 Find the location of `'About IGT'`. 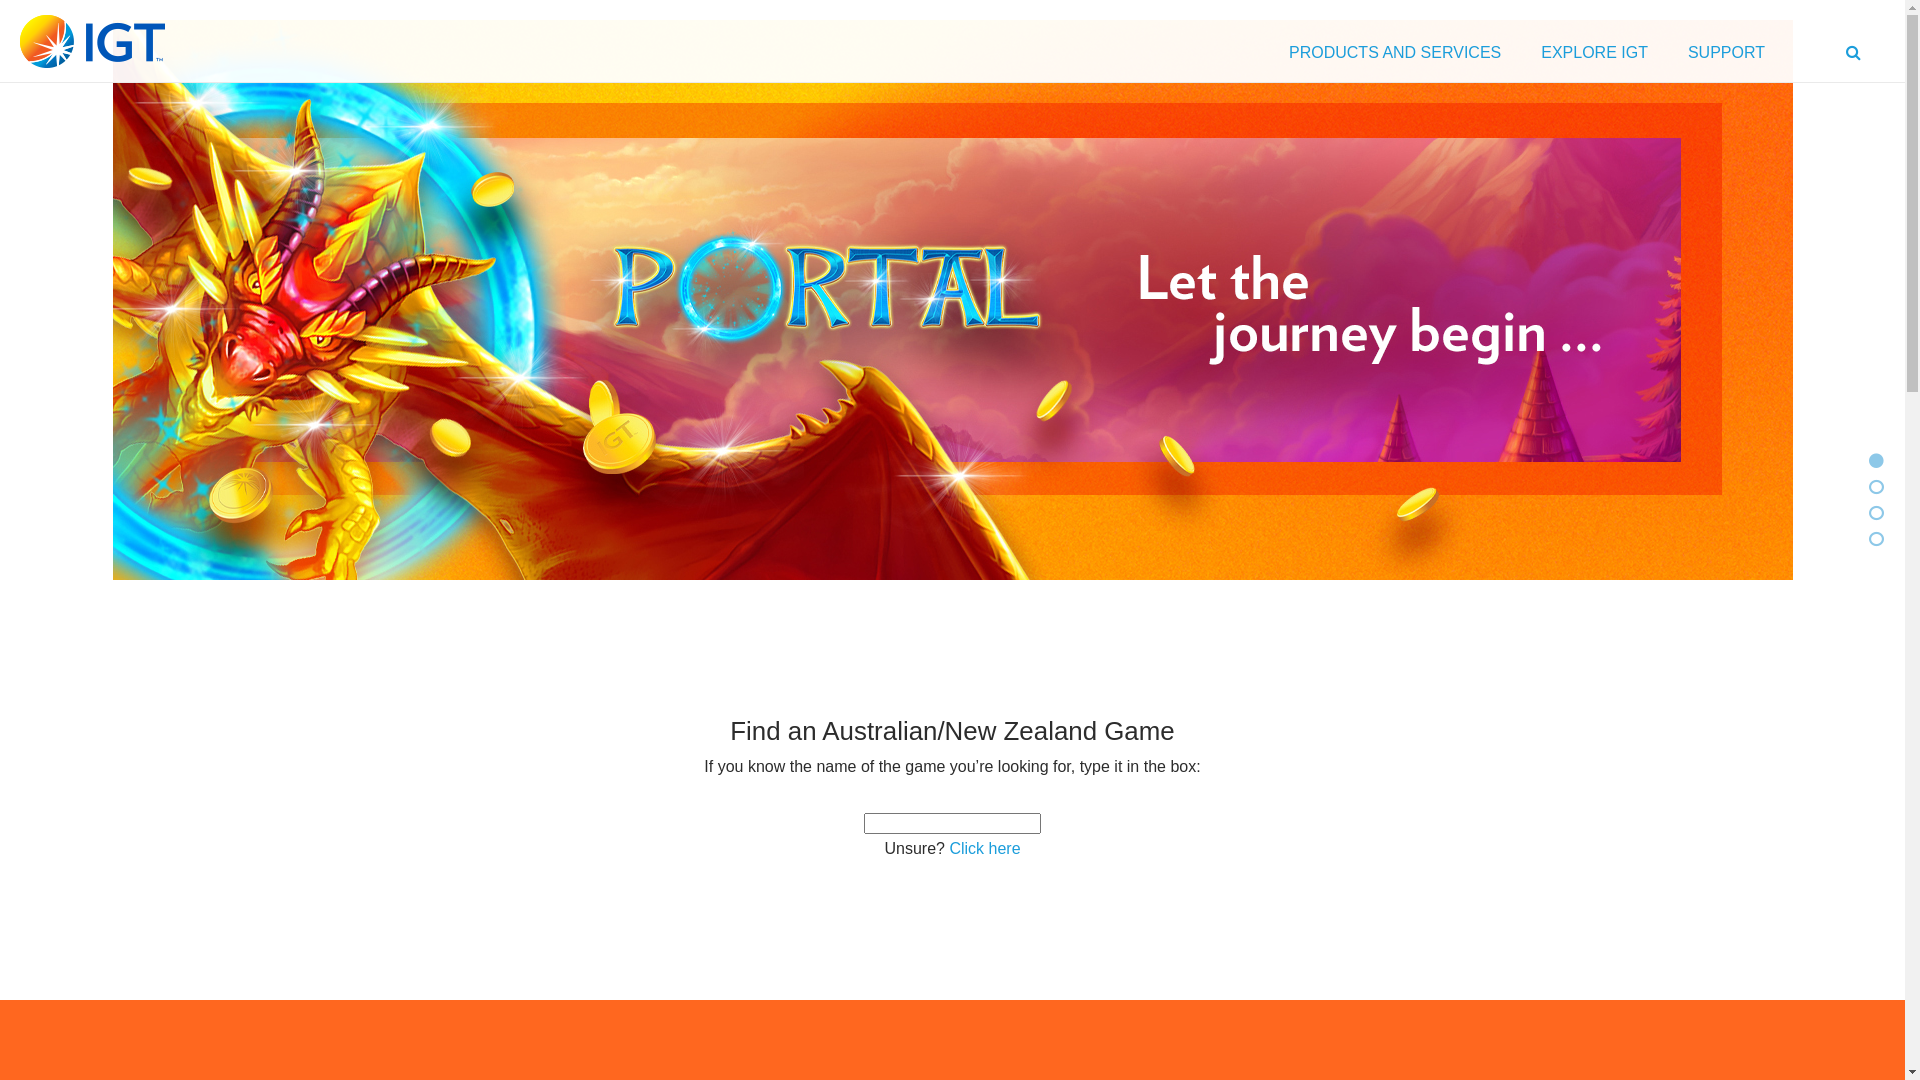

'About IGT' is located at coordinates (1875, 512).